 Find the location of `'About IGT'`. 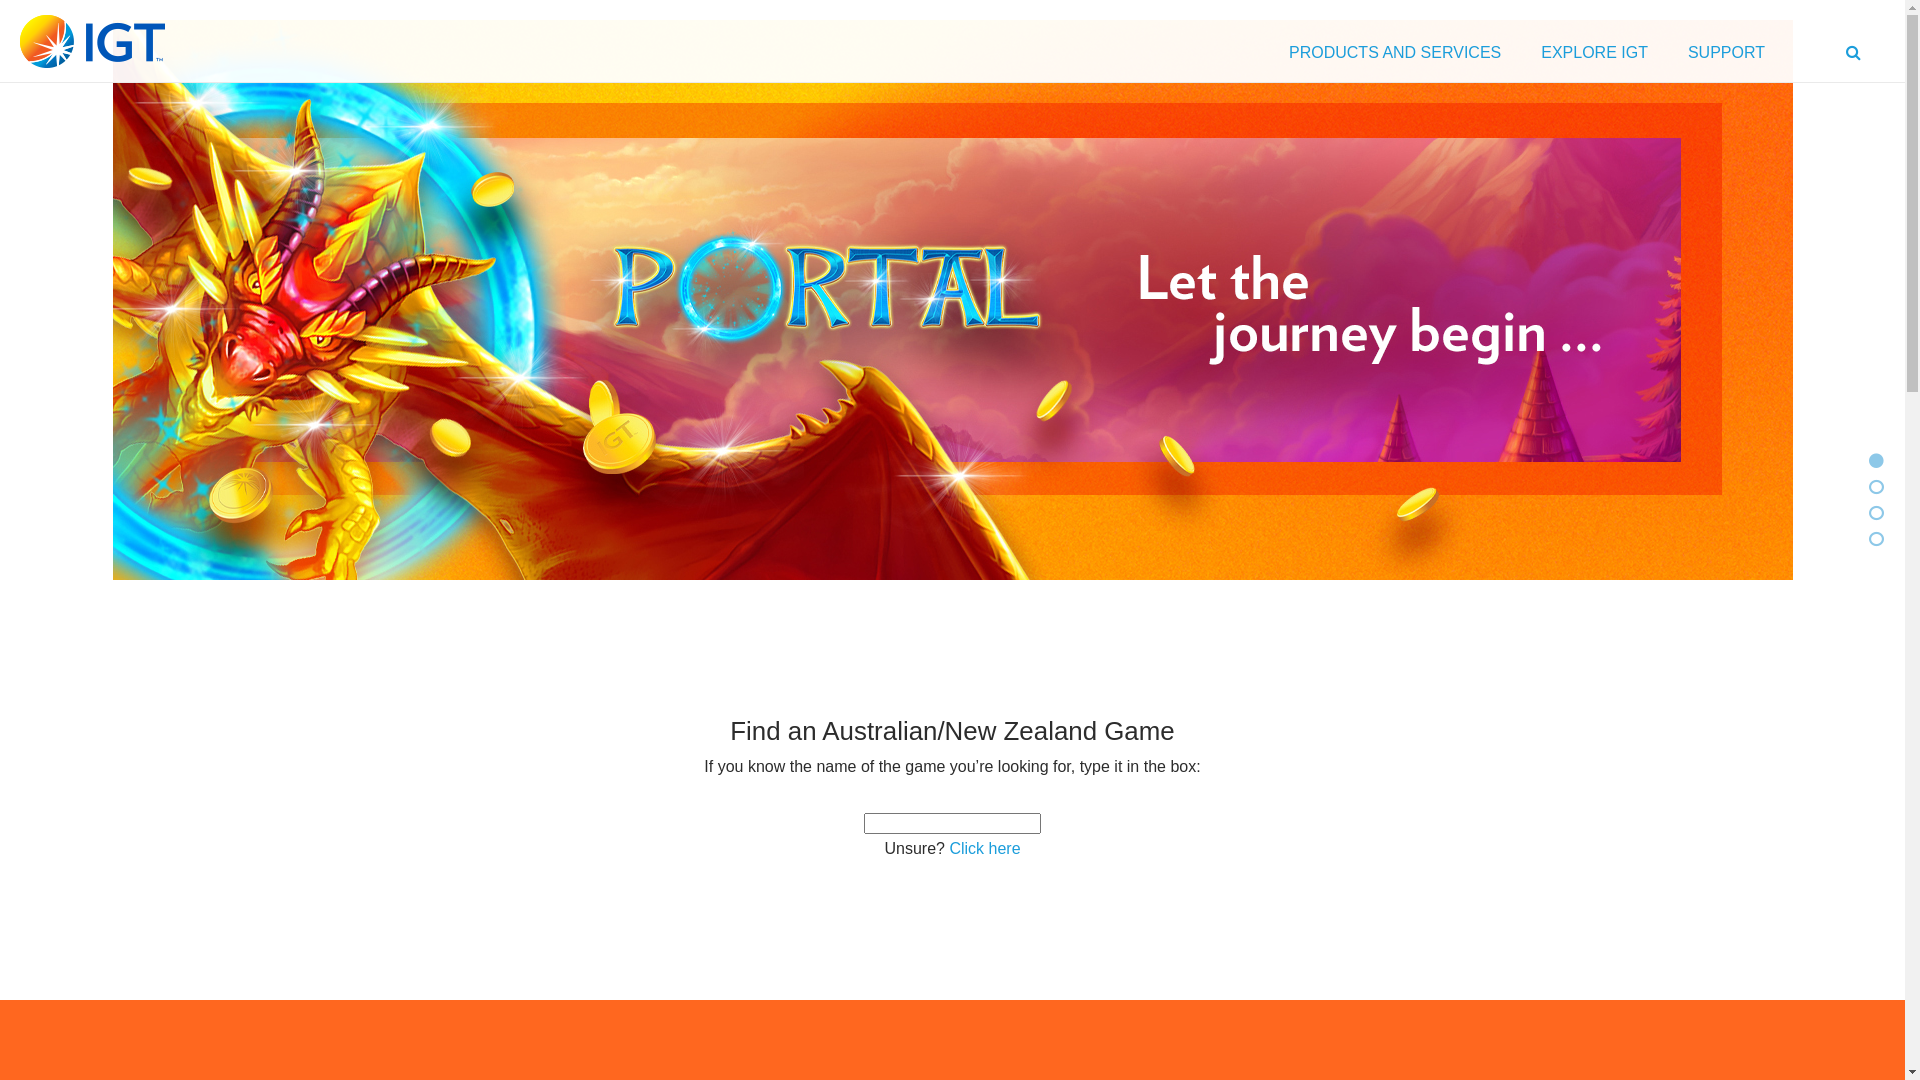

'About IGT' is located at coordinates (1875, 512).